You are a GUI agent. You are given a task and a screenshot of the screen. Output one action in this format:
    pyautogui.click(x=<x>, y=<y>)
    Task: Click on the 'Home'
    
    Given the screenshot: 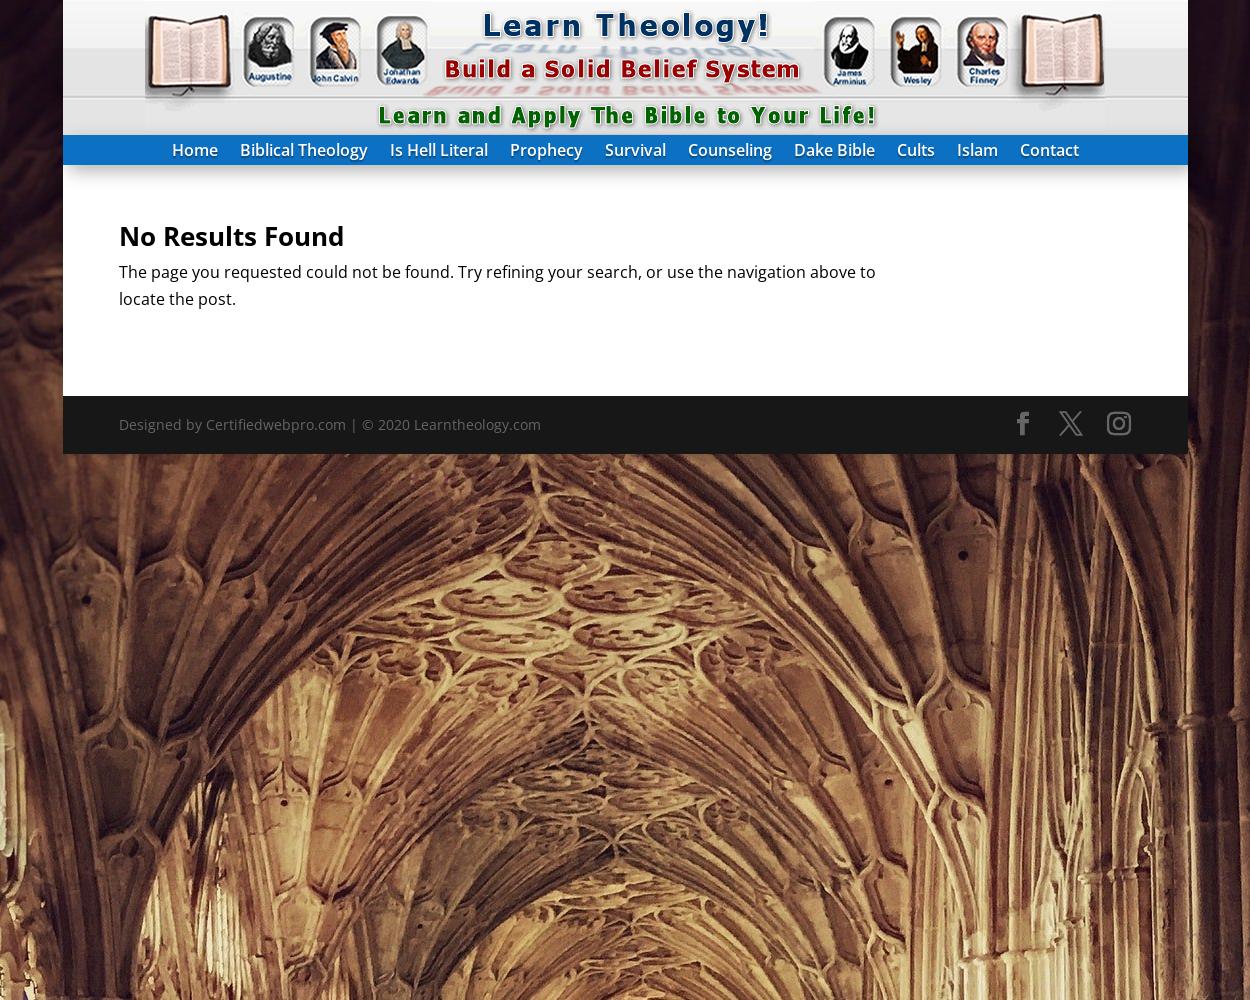 What is the action you would take?
    pyautogui.click(x=193, y=150)
    